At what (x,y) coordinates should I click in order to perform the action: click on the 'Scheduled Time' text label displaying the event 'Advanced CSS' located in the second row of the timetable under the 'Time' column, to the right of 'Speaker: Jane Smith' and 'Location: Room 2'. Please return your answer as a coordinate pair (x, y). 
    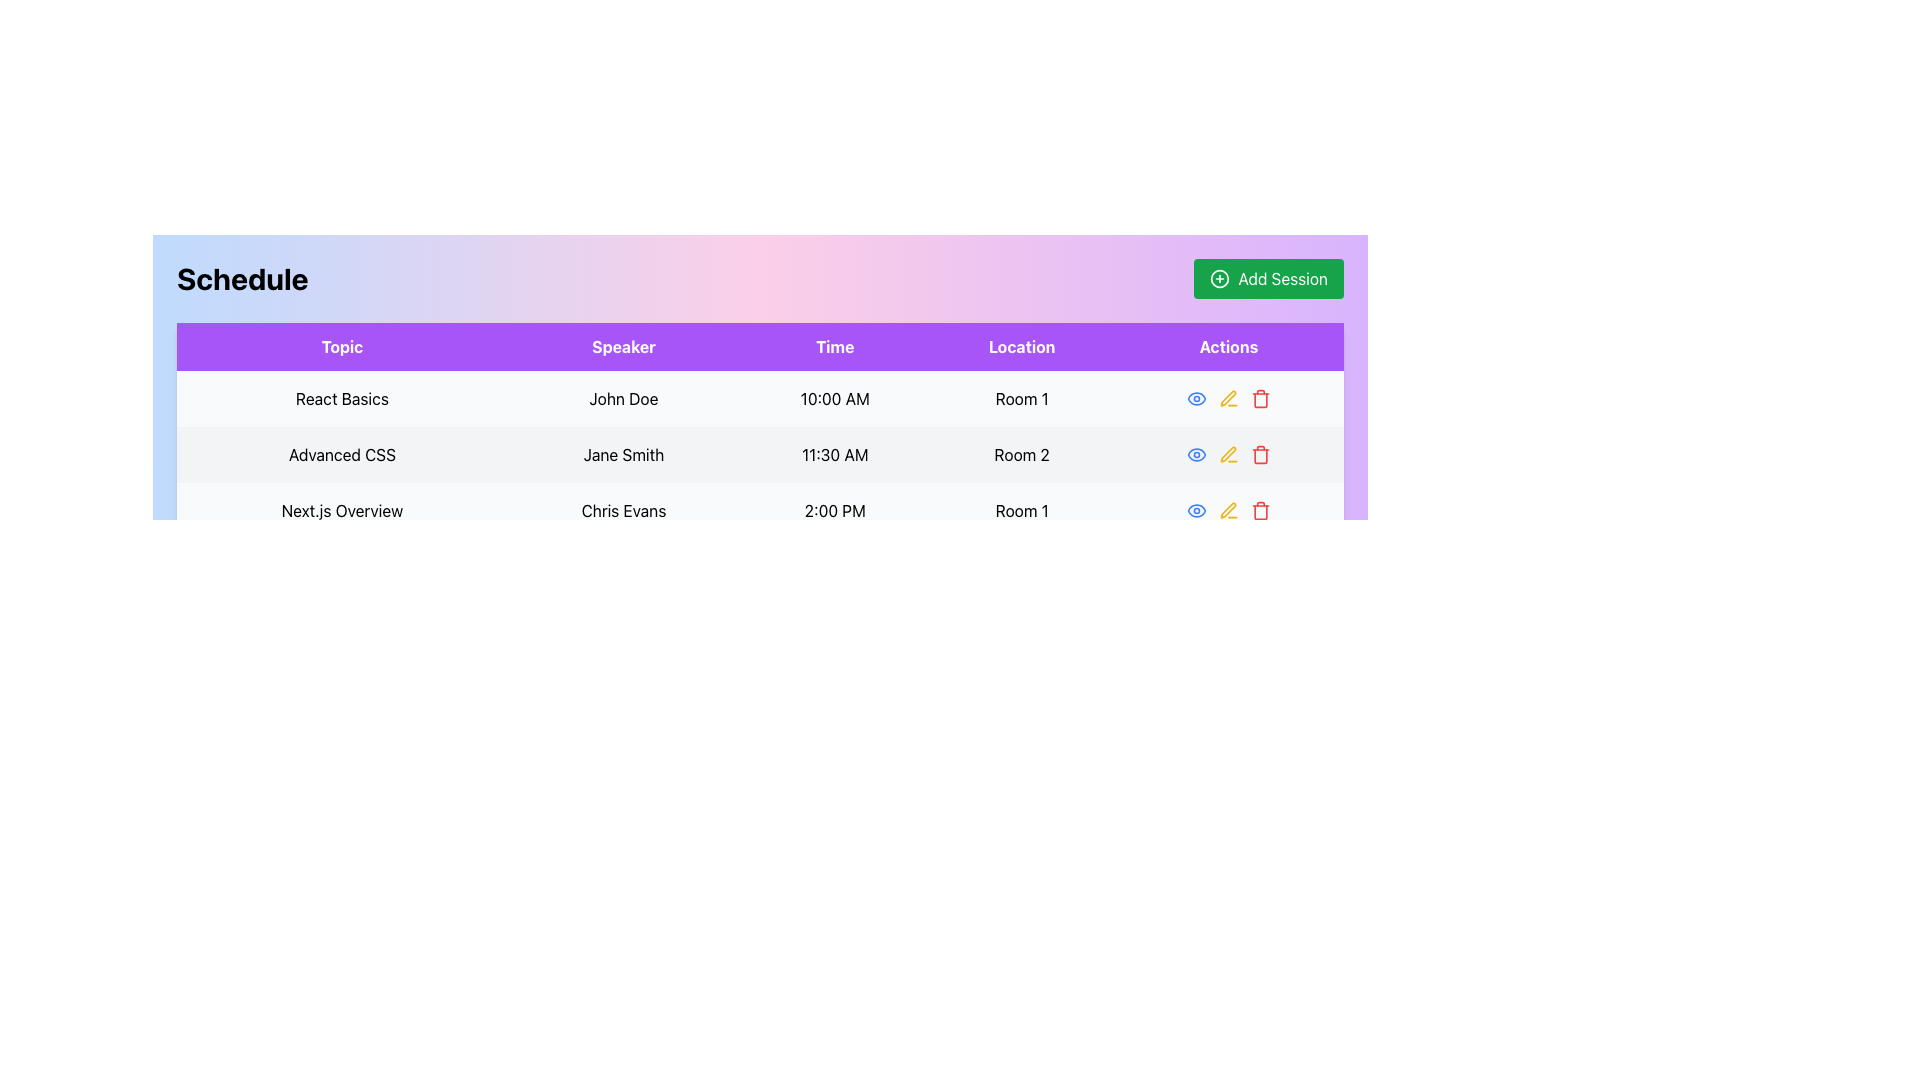
    Looking at the image, I should click on (835, 455).